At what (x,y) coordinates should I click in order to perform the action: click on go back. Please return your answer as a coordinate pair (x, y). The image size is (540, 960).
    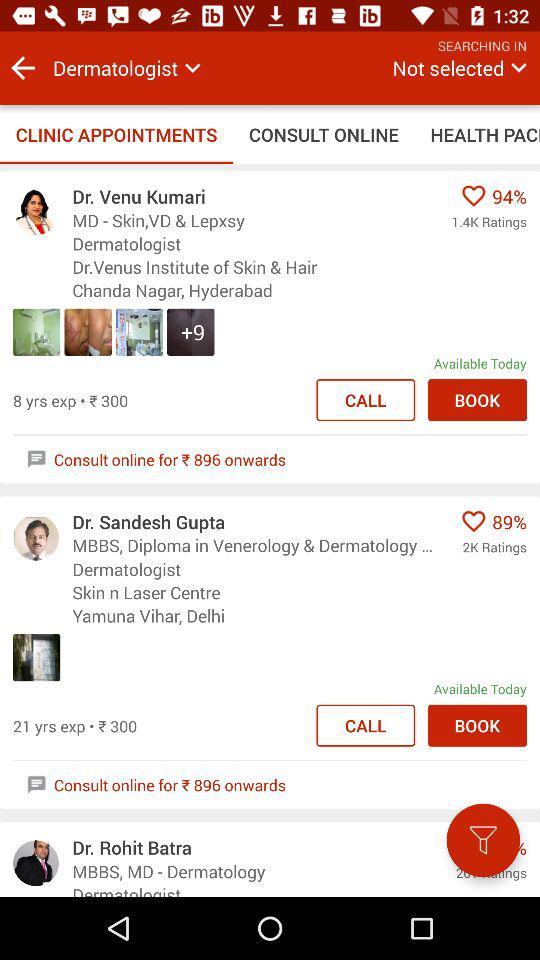
    Looking at the image, I should click on (22, 68).